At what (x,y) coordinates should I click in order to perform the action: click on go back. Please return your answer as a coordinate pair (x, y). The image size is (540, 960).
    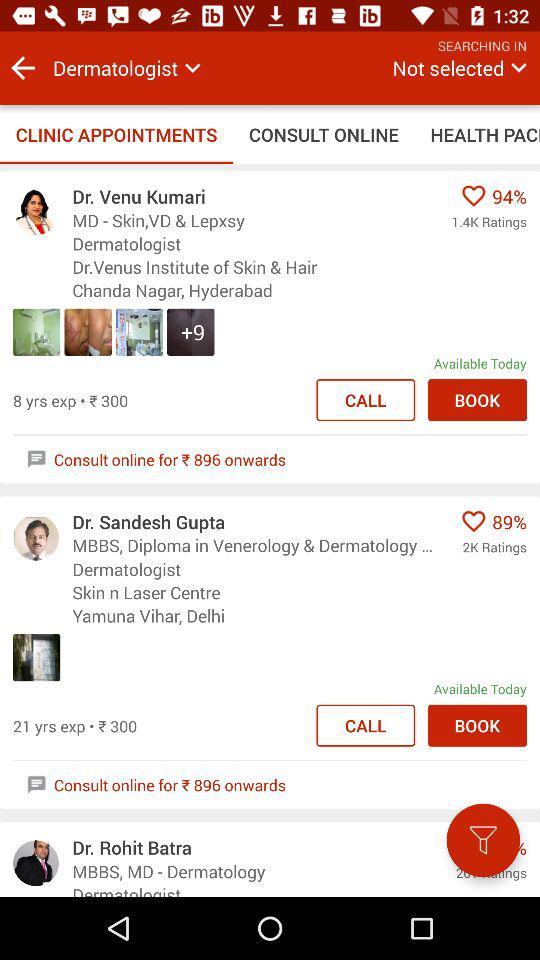
    Looking at the image, I should click on (22, 68).